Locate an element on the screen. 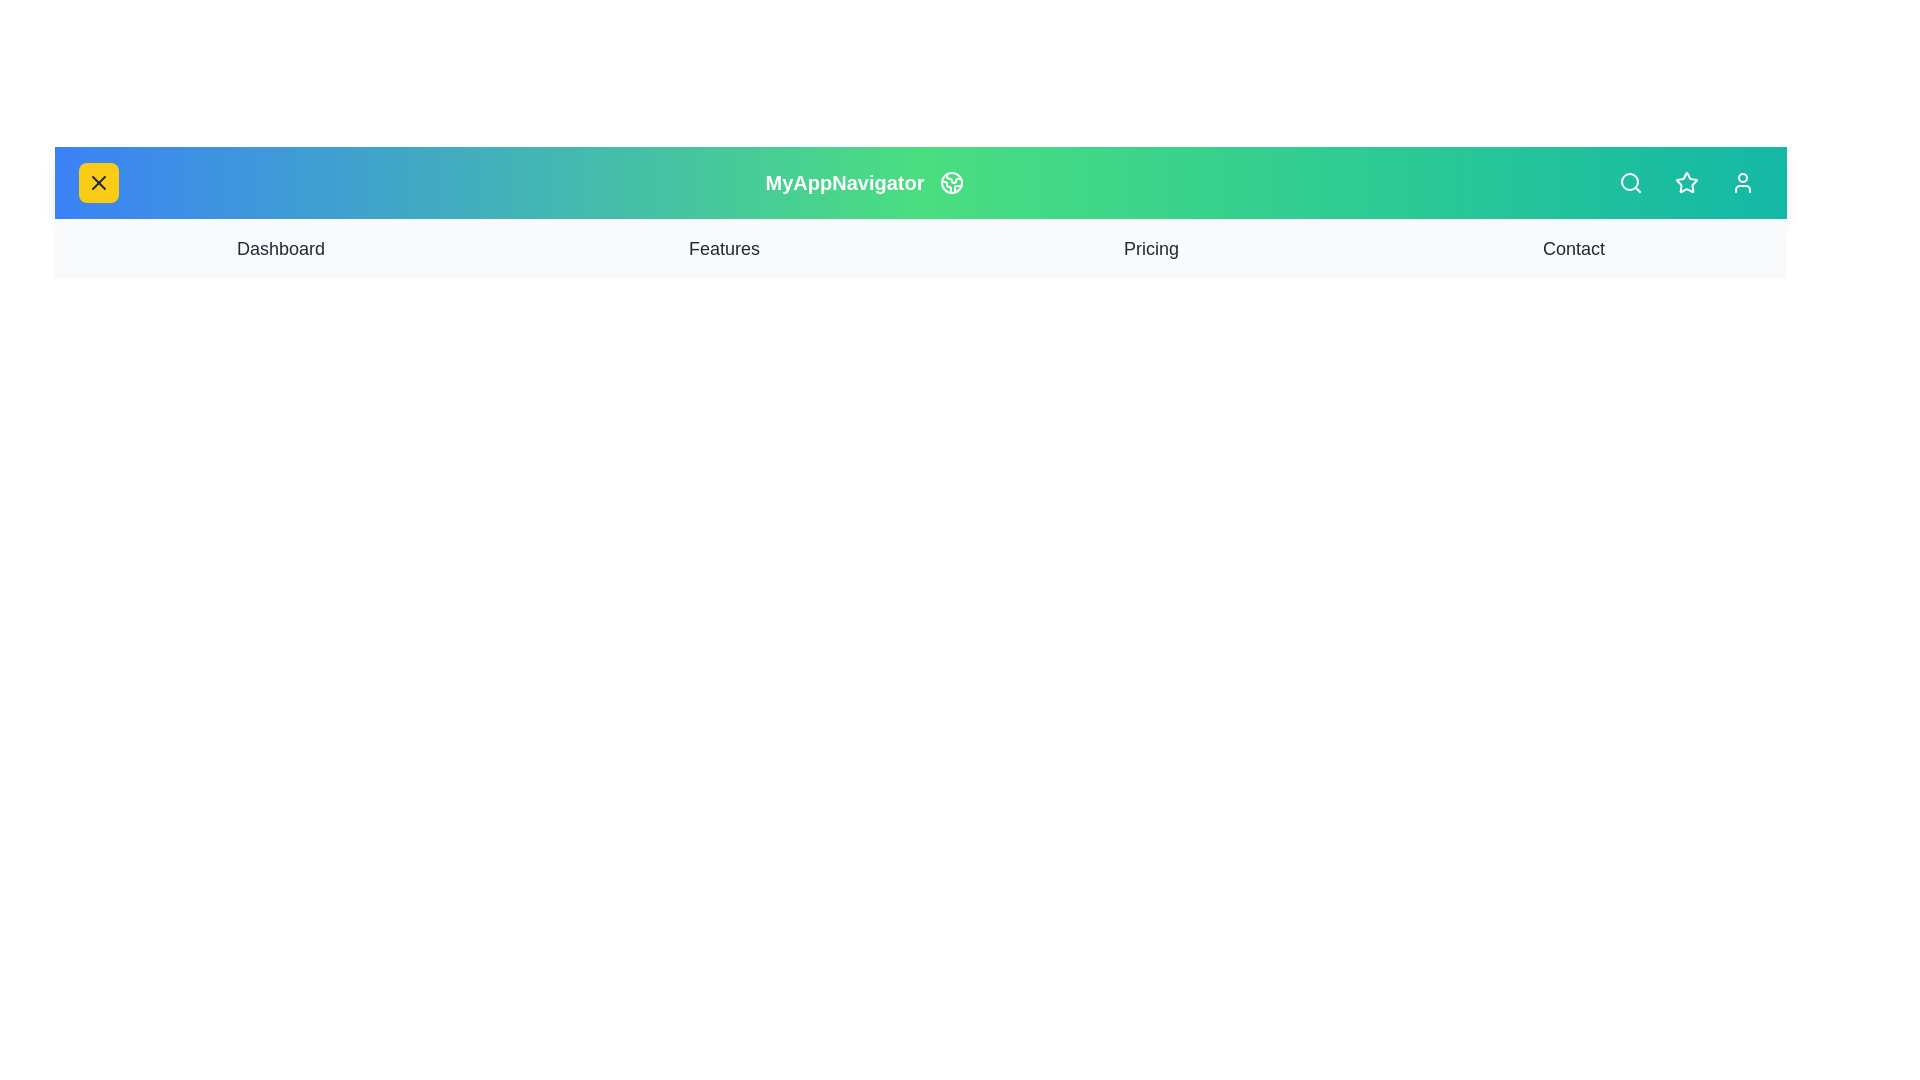 The width and height of the screenshot is (1920, 1080). the navigation link labeled Contact is located at coordinates (1573, 248).